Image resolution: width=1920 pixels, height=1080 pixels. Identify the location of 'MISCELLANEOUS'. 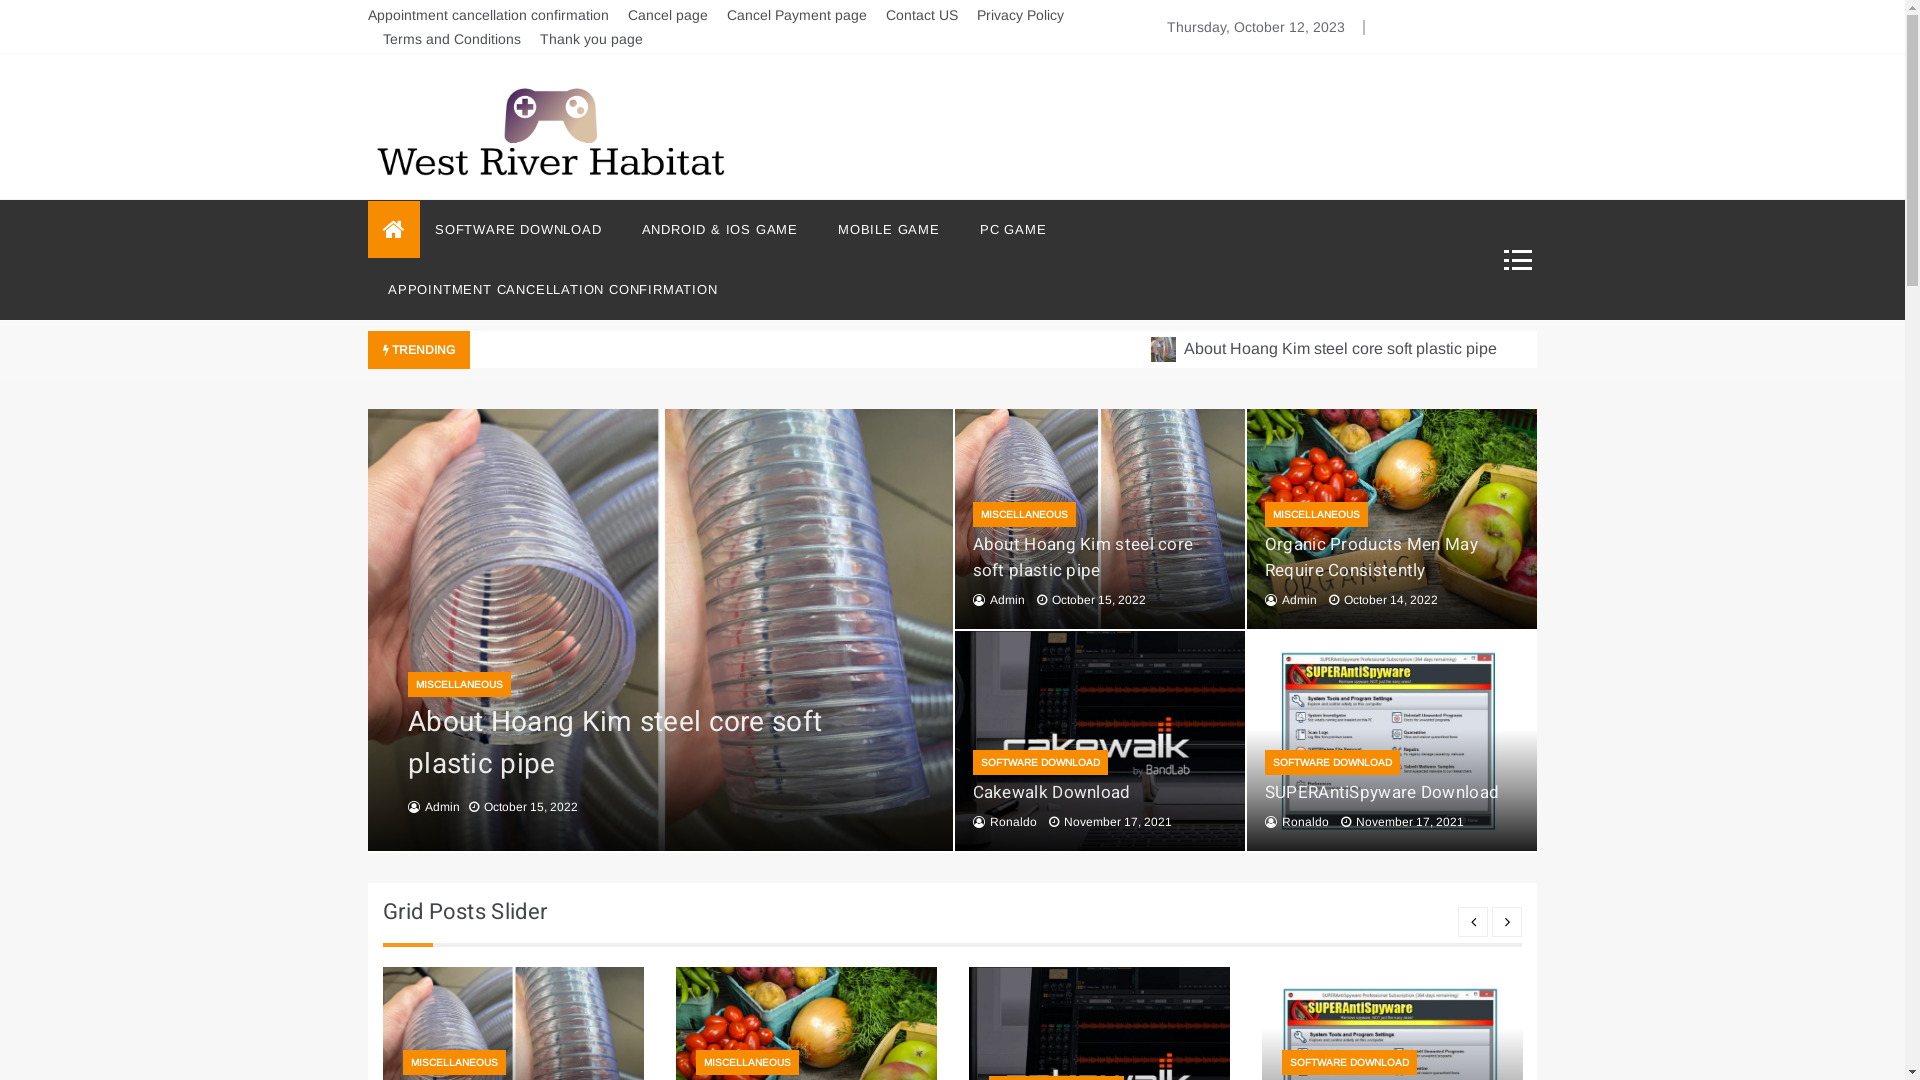
(1023, 513).